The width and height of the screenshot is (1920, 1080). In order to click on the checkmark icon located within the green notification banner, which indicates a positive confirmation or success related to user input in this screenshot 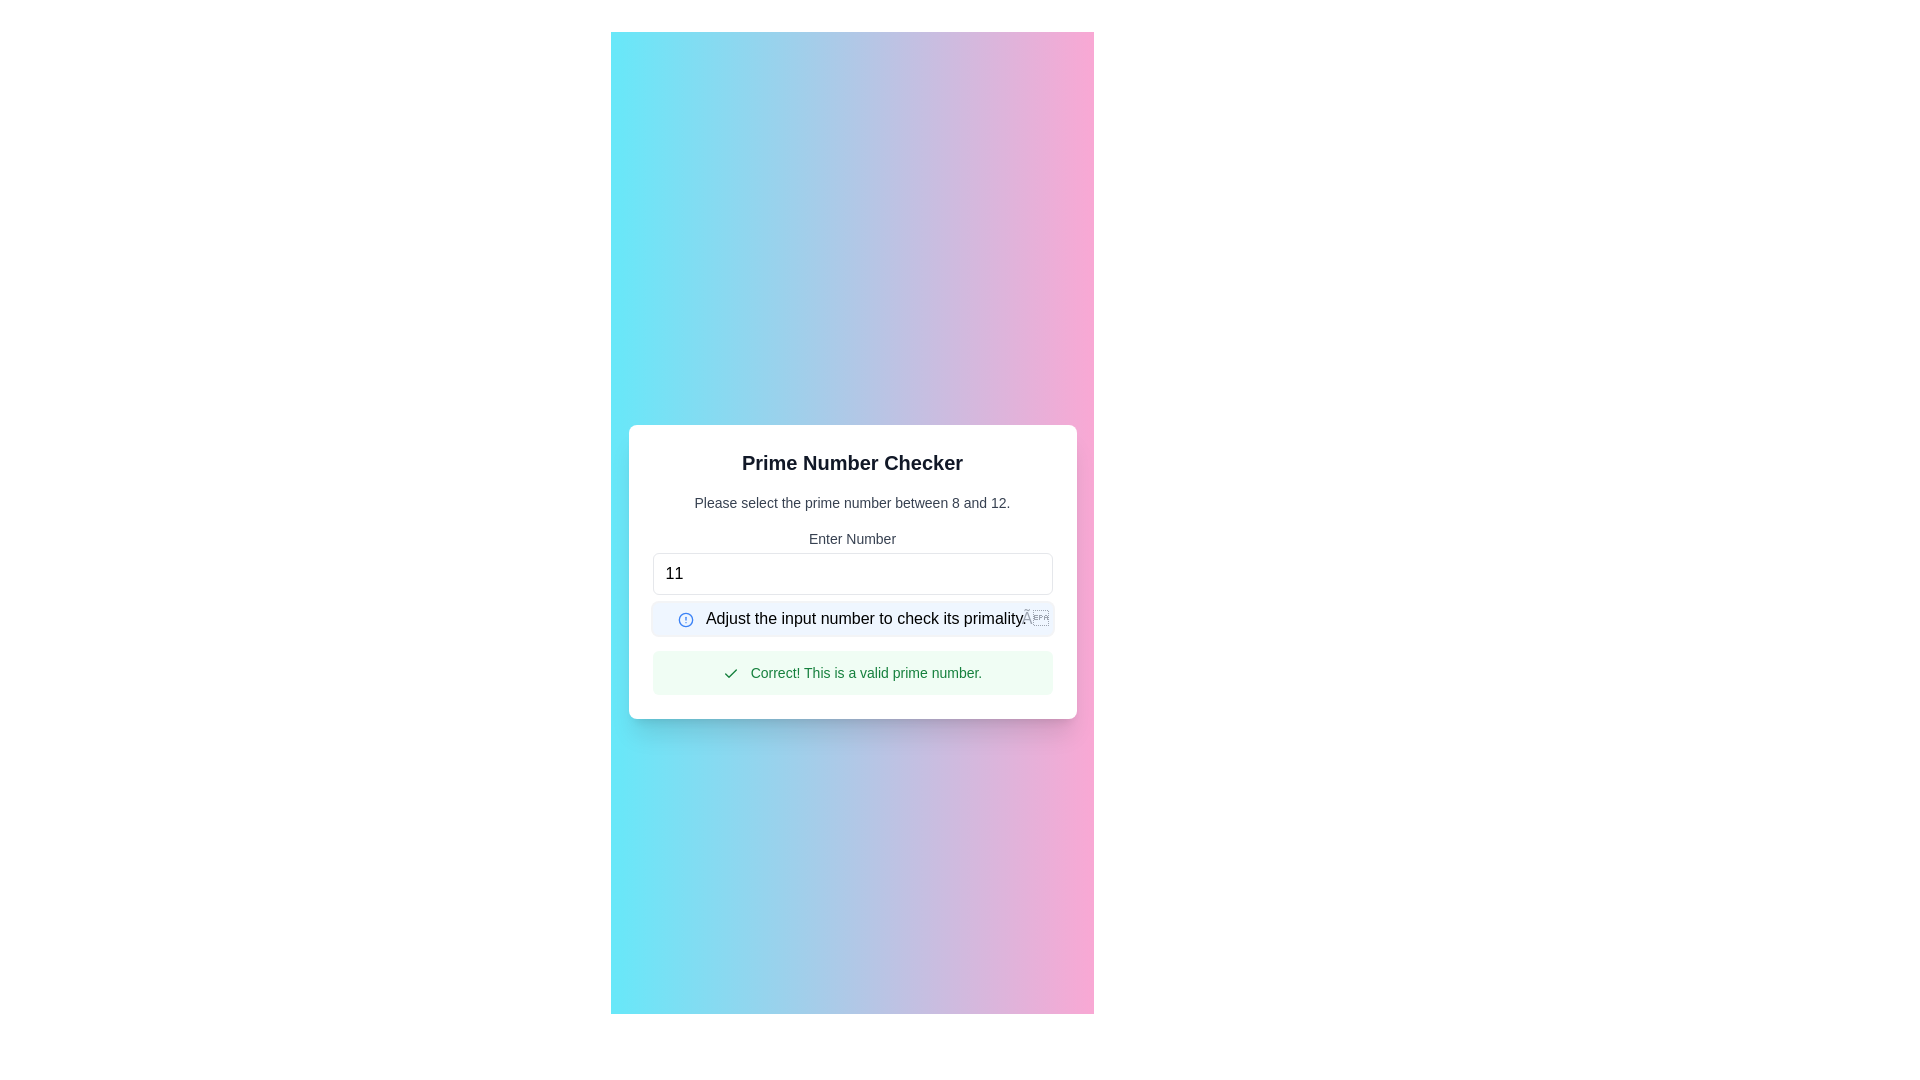, I will do `click(729, 674)`.